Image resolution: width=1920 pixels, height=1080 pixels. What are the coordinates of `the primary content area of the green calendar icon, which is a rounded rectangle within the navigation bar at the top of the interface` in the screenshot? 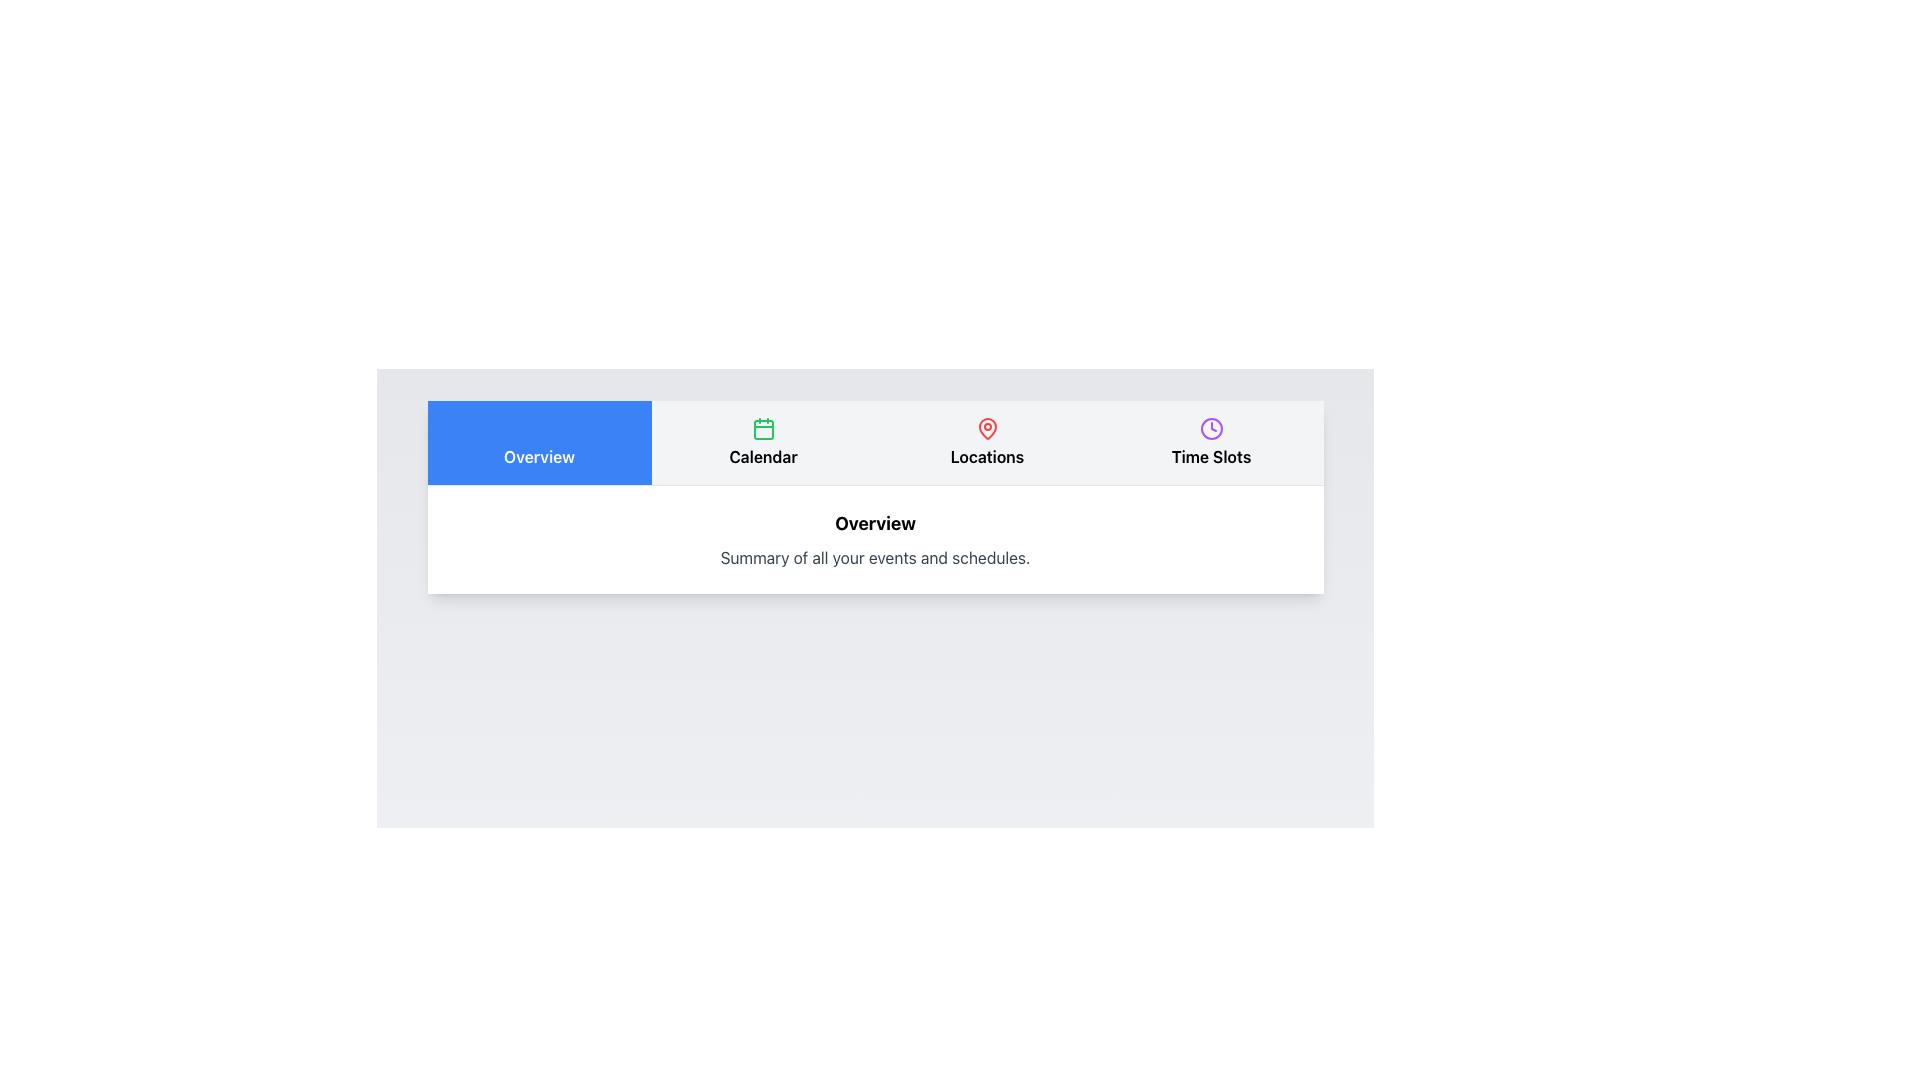 It's located at (762, 428).